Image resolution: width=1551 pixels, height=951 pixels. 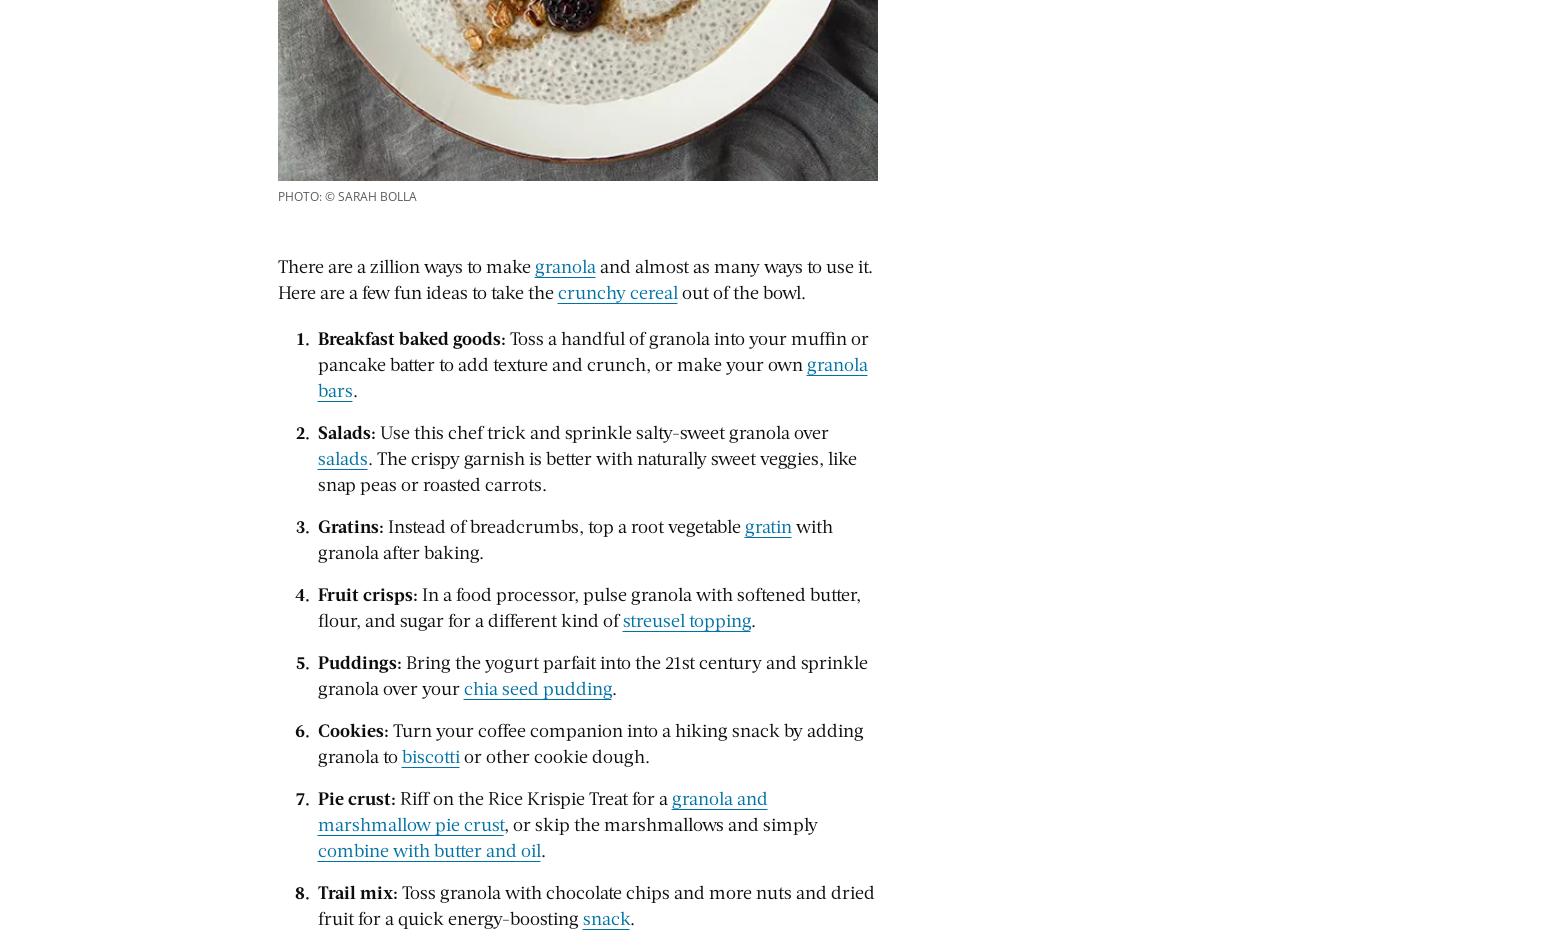 I want to click on 'Use this chef trick and sprinkle salty-sweet granola over', so click(x=379, y=432).